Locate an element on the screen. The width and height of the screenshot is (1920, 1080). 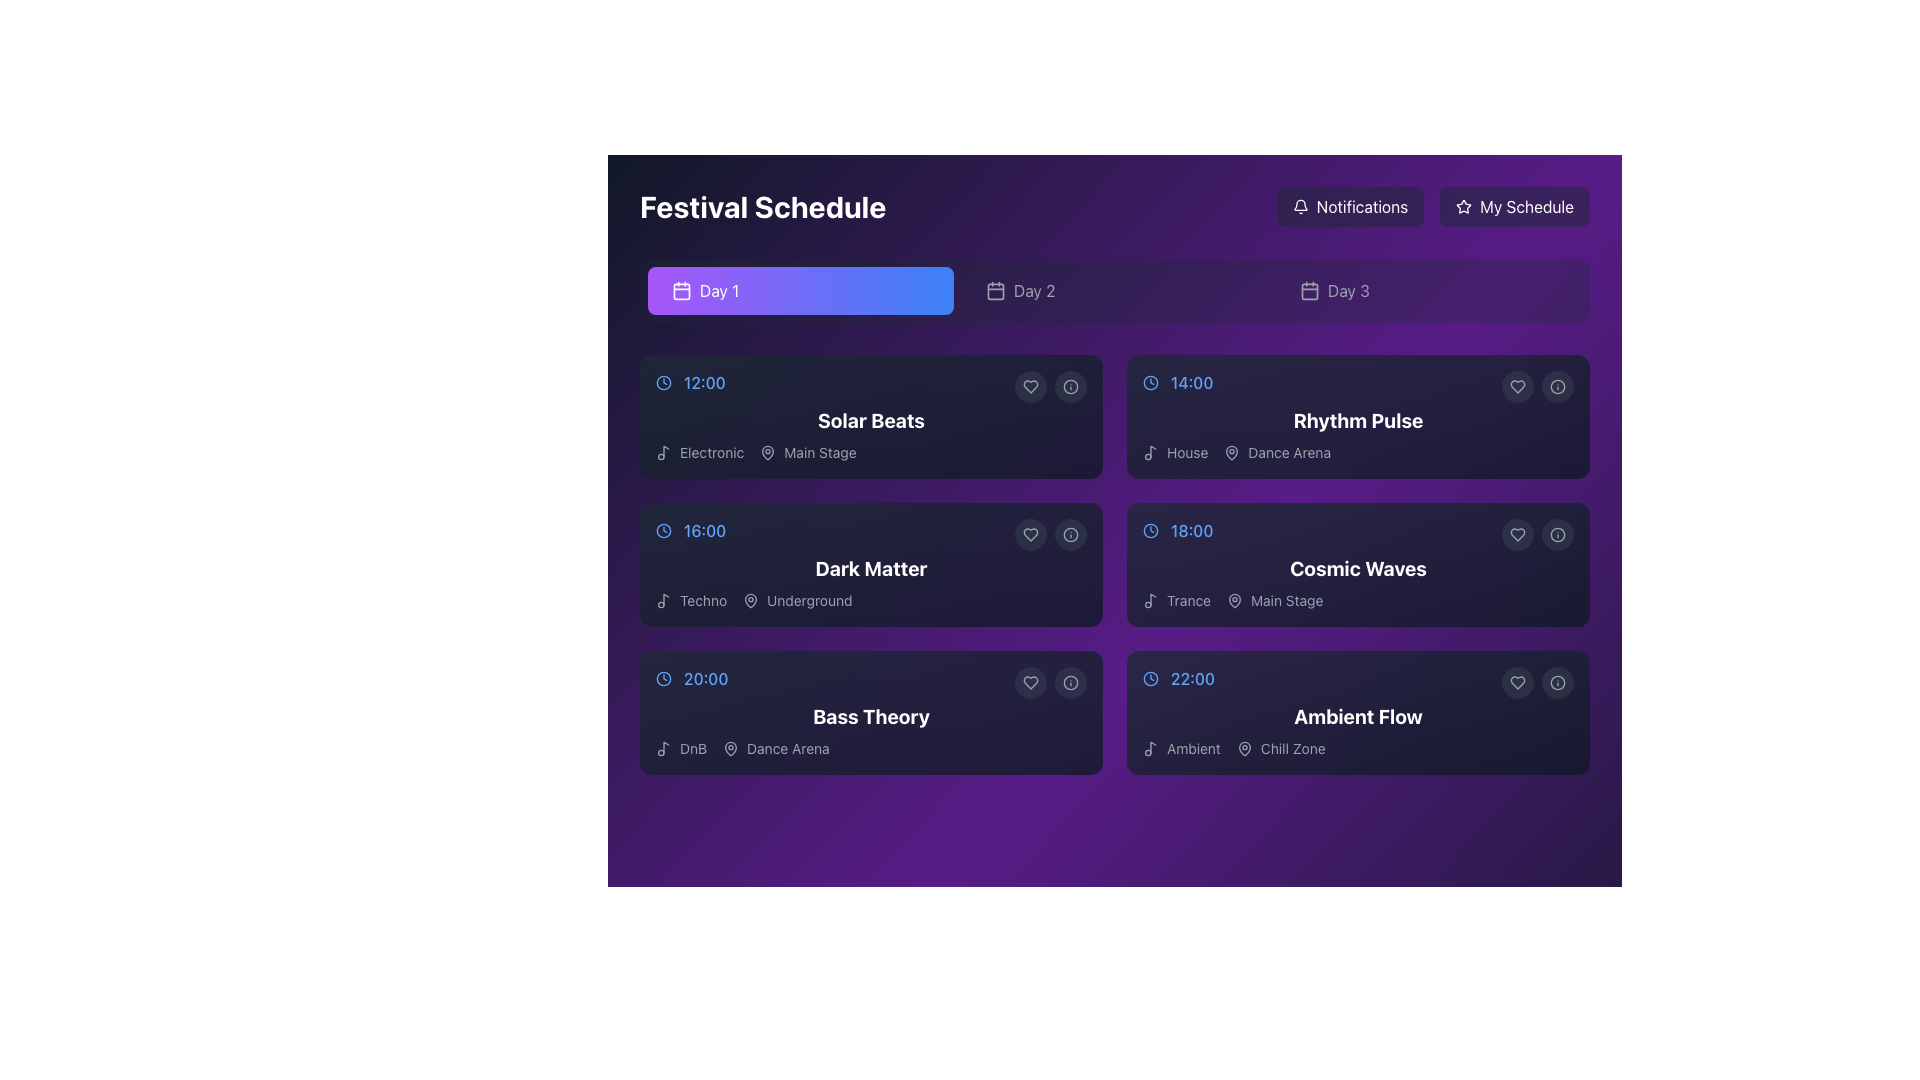
the heart-shaped icon in the top-right corner of the 'Dark Matter' event card is located at coordinates (1031, 534).